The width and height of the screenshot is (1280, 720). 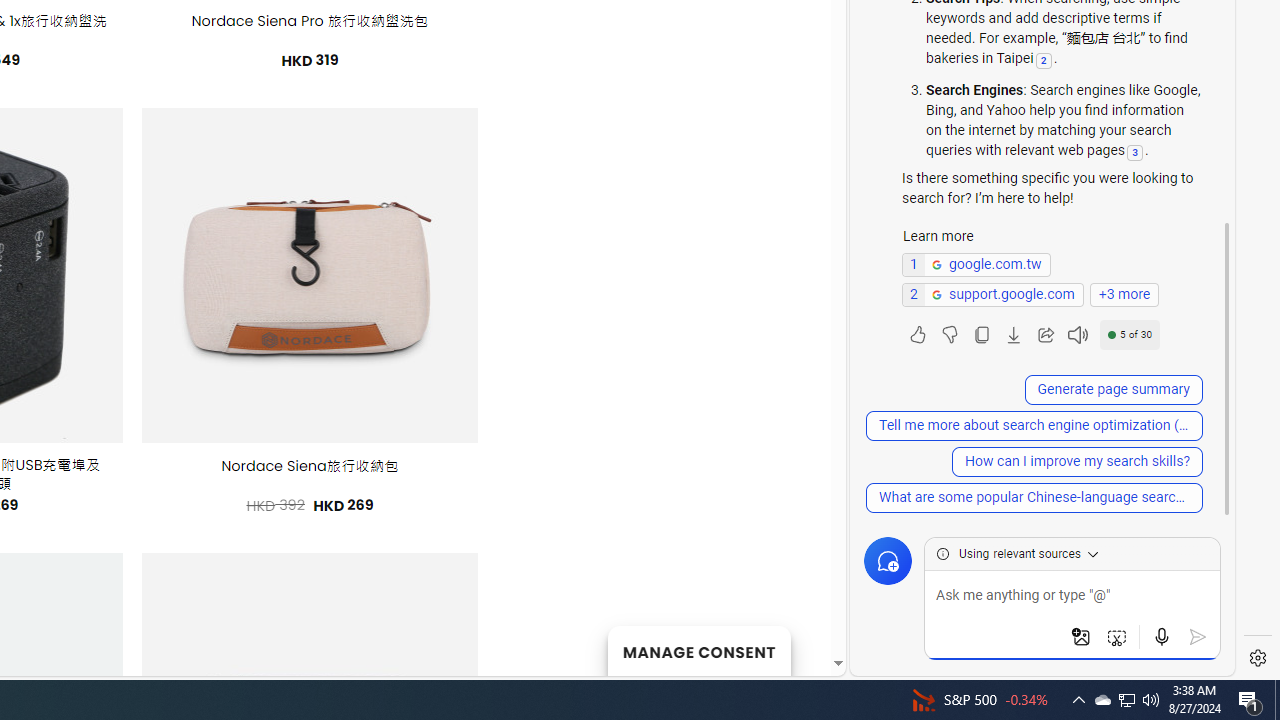 What do you see at coordinates (698, 650) in the screenshot?
I see `'MANAGE CONSENT'` at bounding box center [698, 650].